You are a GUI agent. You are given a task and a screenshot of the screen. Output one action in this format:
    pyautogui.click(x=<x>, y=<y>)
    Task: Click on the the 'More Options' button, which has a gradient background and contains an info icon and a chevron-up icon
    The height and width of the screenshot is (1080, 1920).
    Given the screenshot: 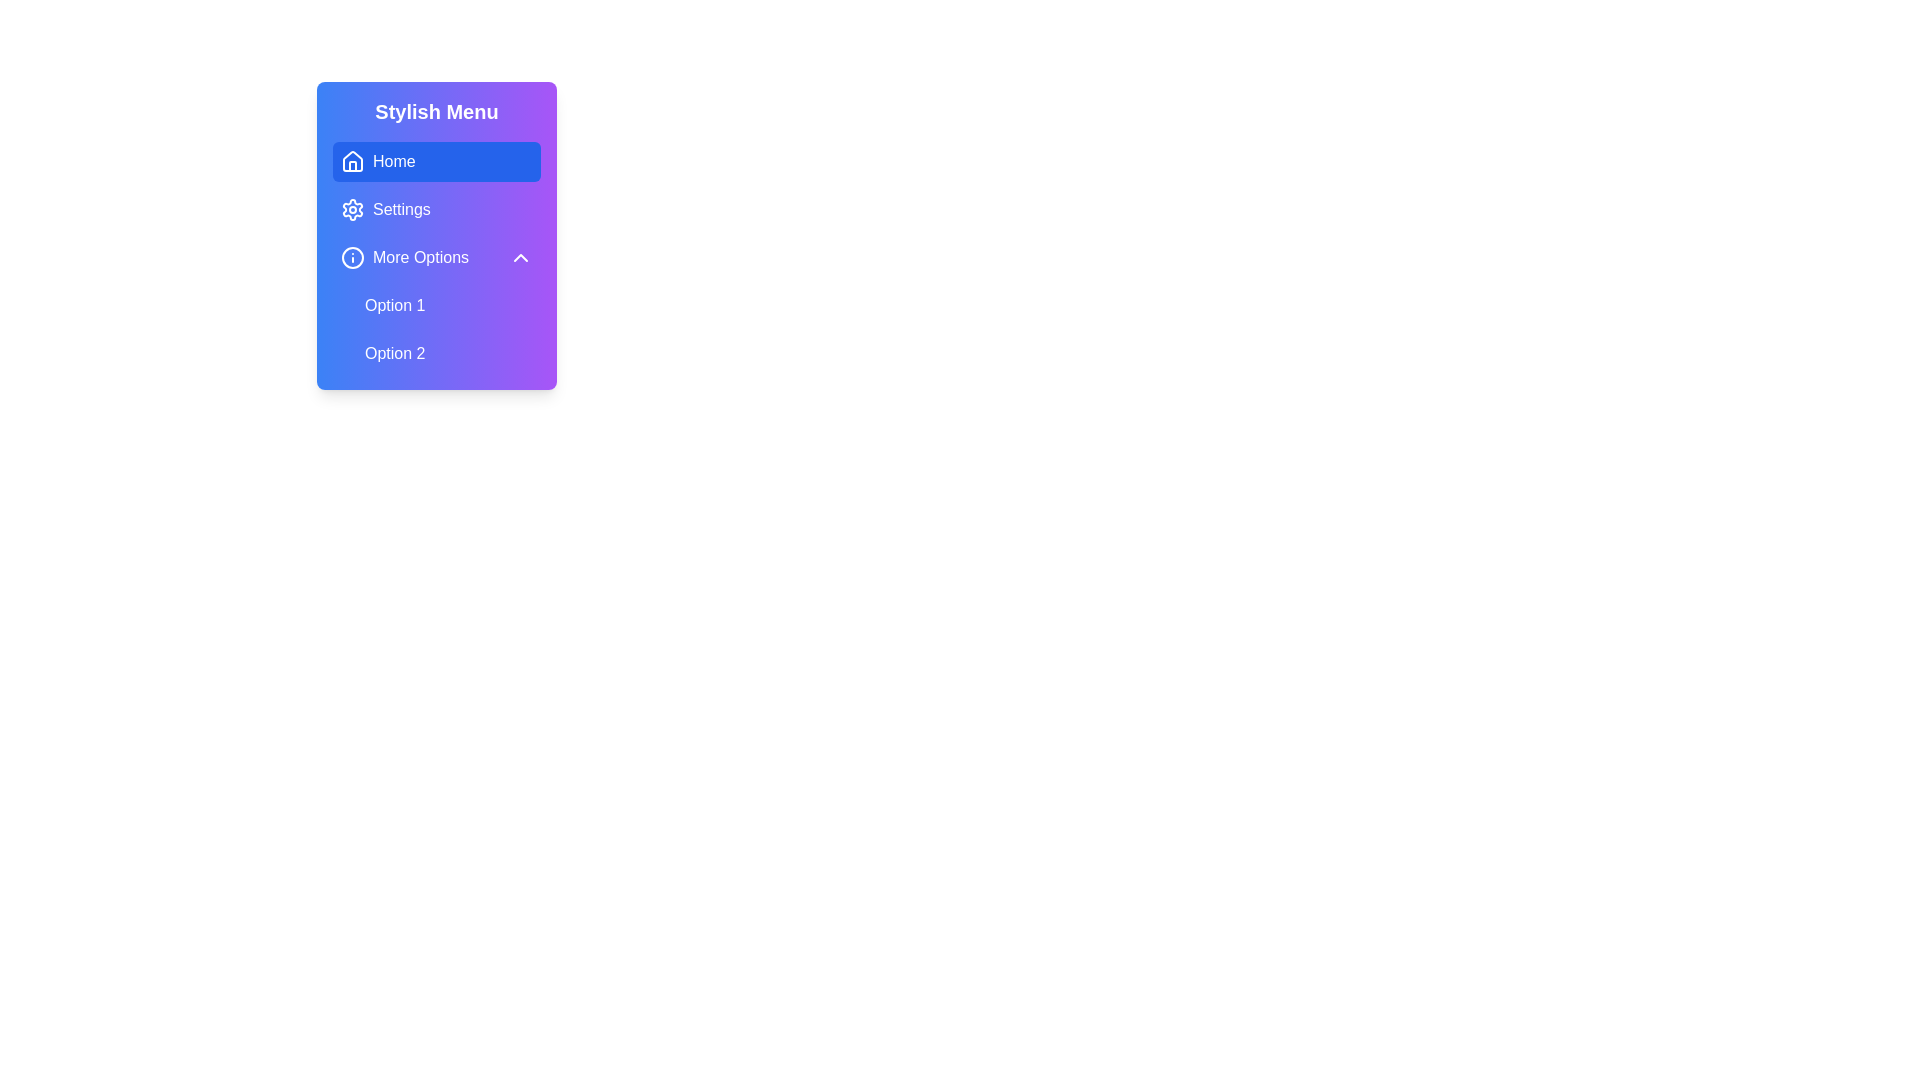 What is the action you would take?
    pyautogui.click(x=435, y=257)
    